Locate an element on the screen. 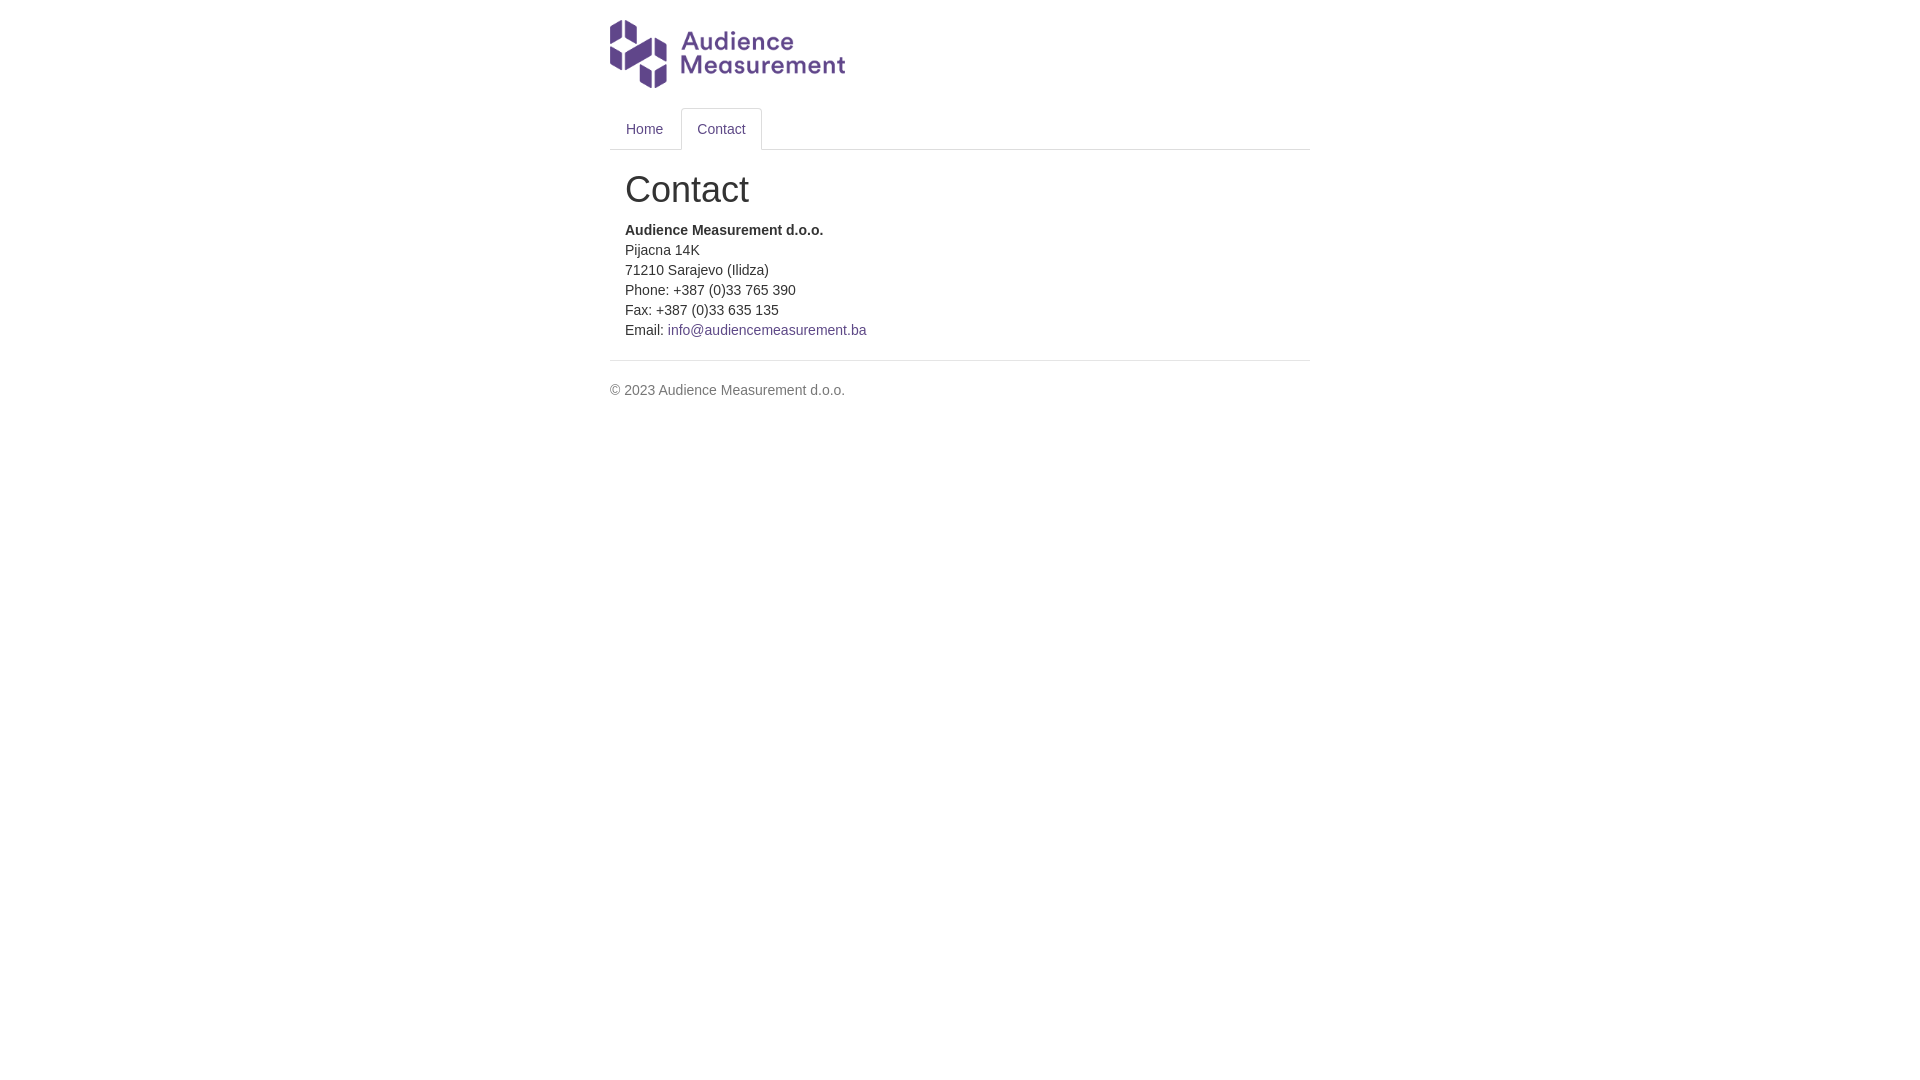 This screenshot has height=1080, width=1920. 'Home' is located at coordinates (644, 128).